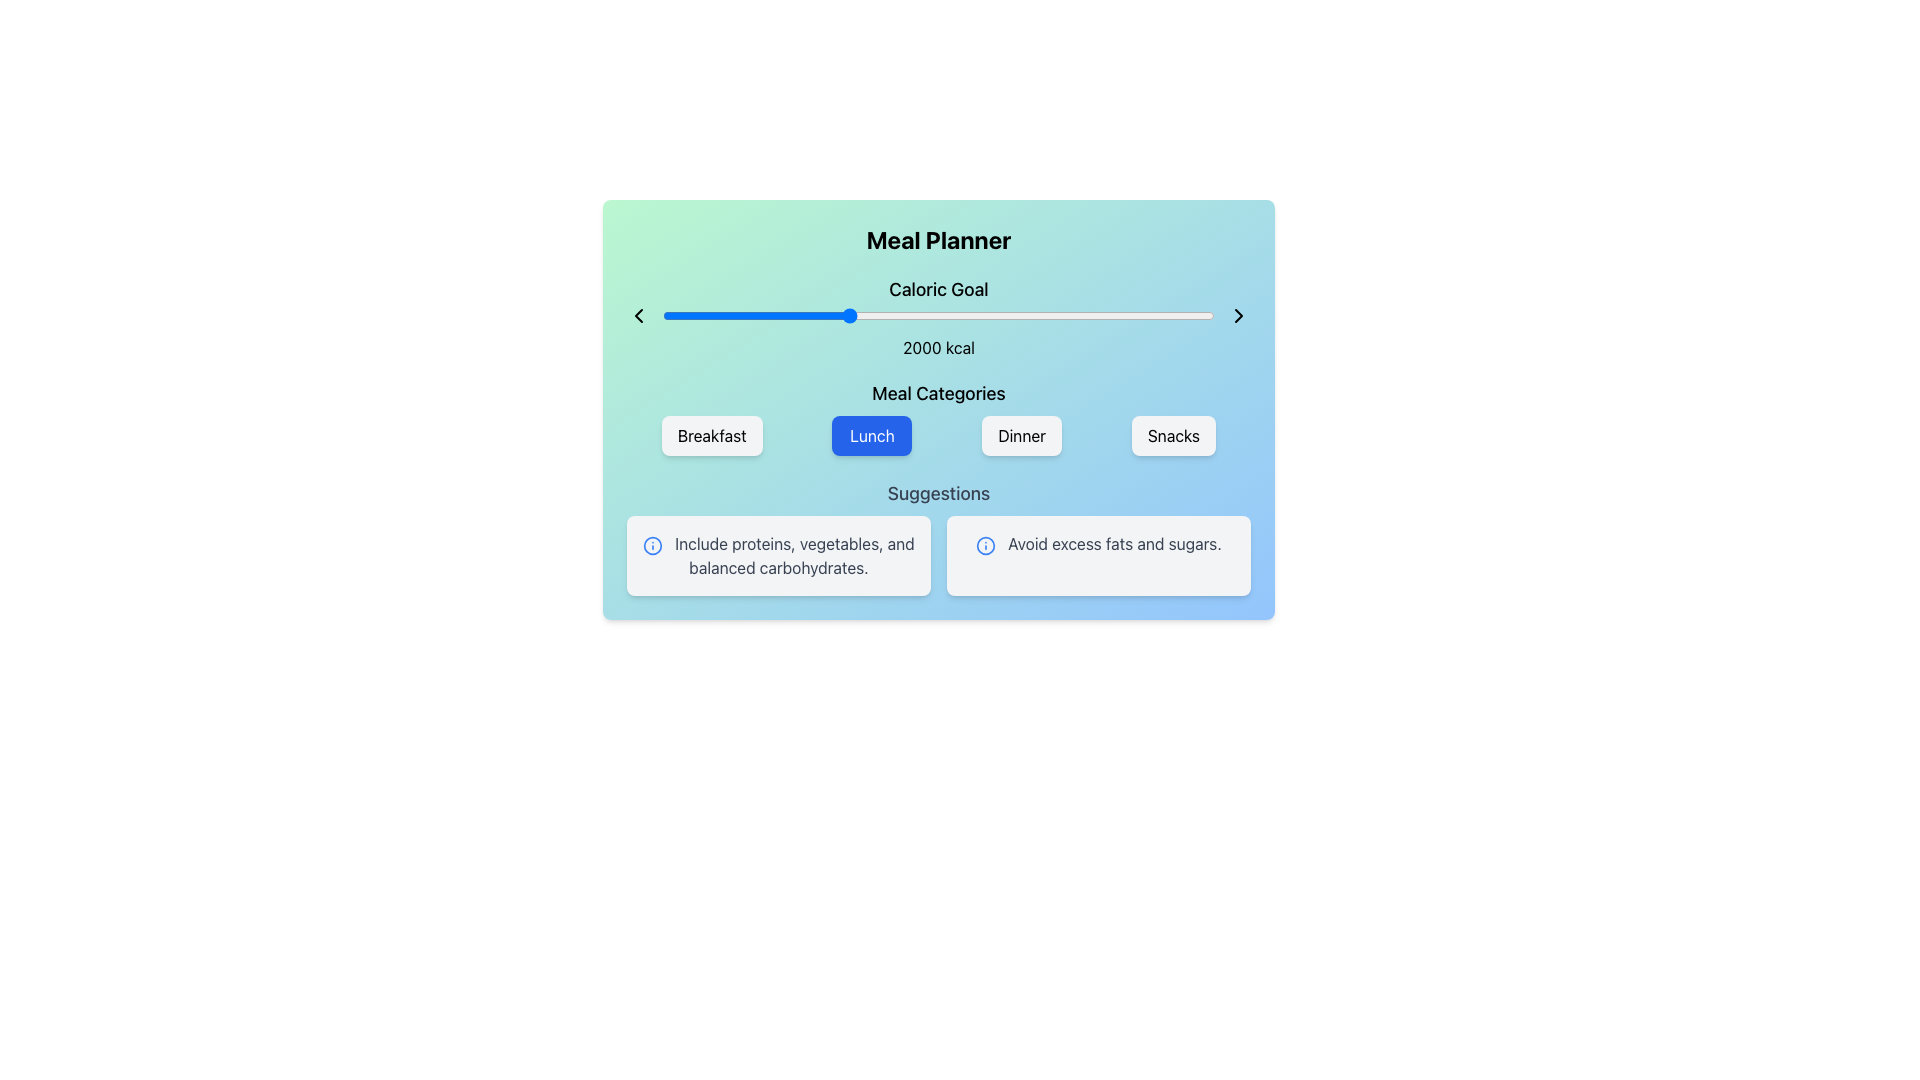 Image resolution: width=1920 pixels, height=1080 pixels. I want to click on 'Lunch' button within the 'Meal Categories' button group, which is highlighted with a blue background and positioned below the header in the 'Meal Planner' section, so click(938, 416).